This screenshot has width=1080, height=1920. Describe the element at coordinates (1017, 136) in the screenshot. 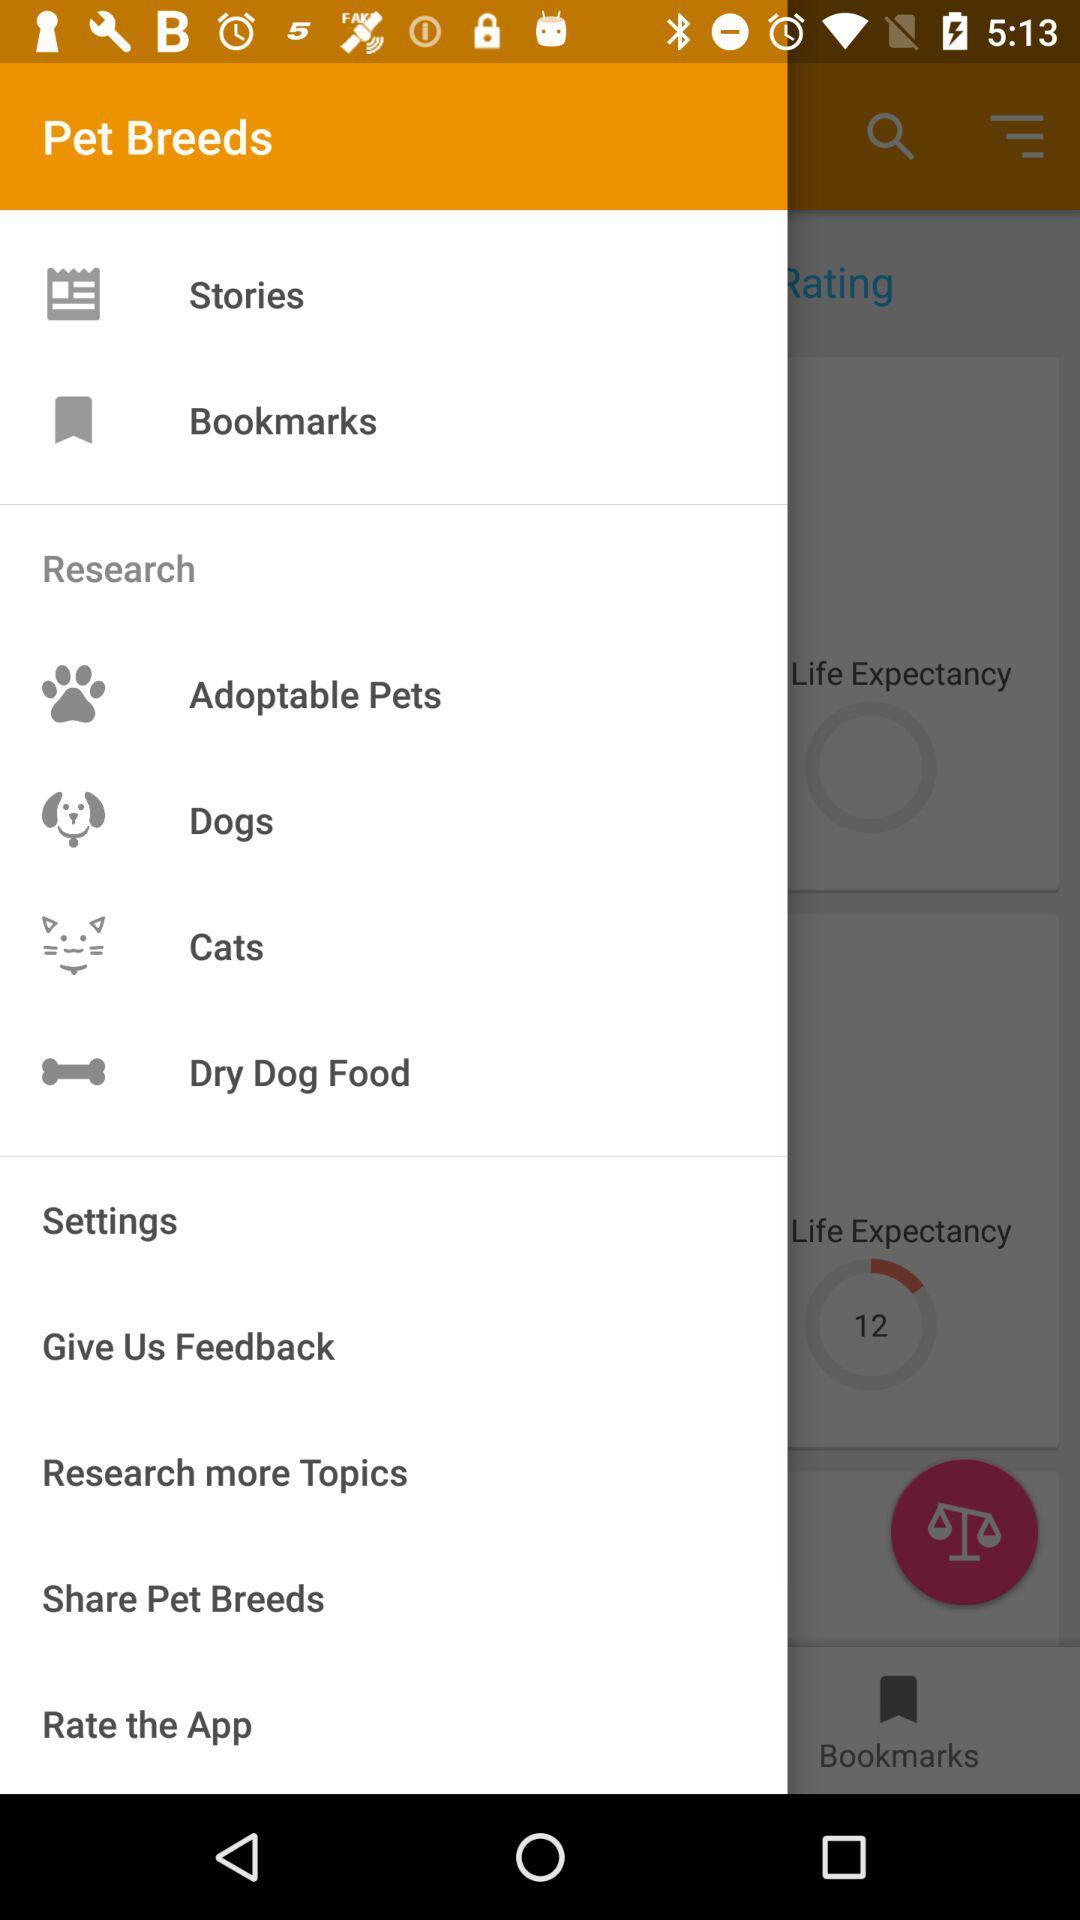

I see `the menu icon on the top right corner` at that location.